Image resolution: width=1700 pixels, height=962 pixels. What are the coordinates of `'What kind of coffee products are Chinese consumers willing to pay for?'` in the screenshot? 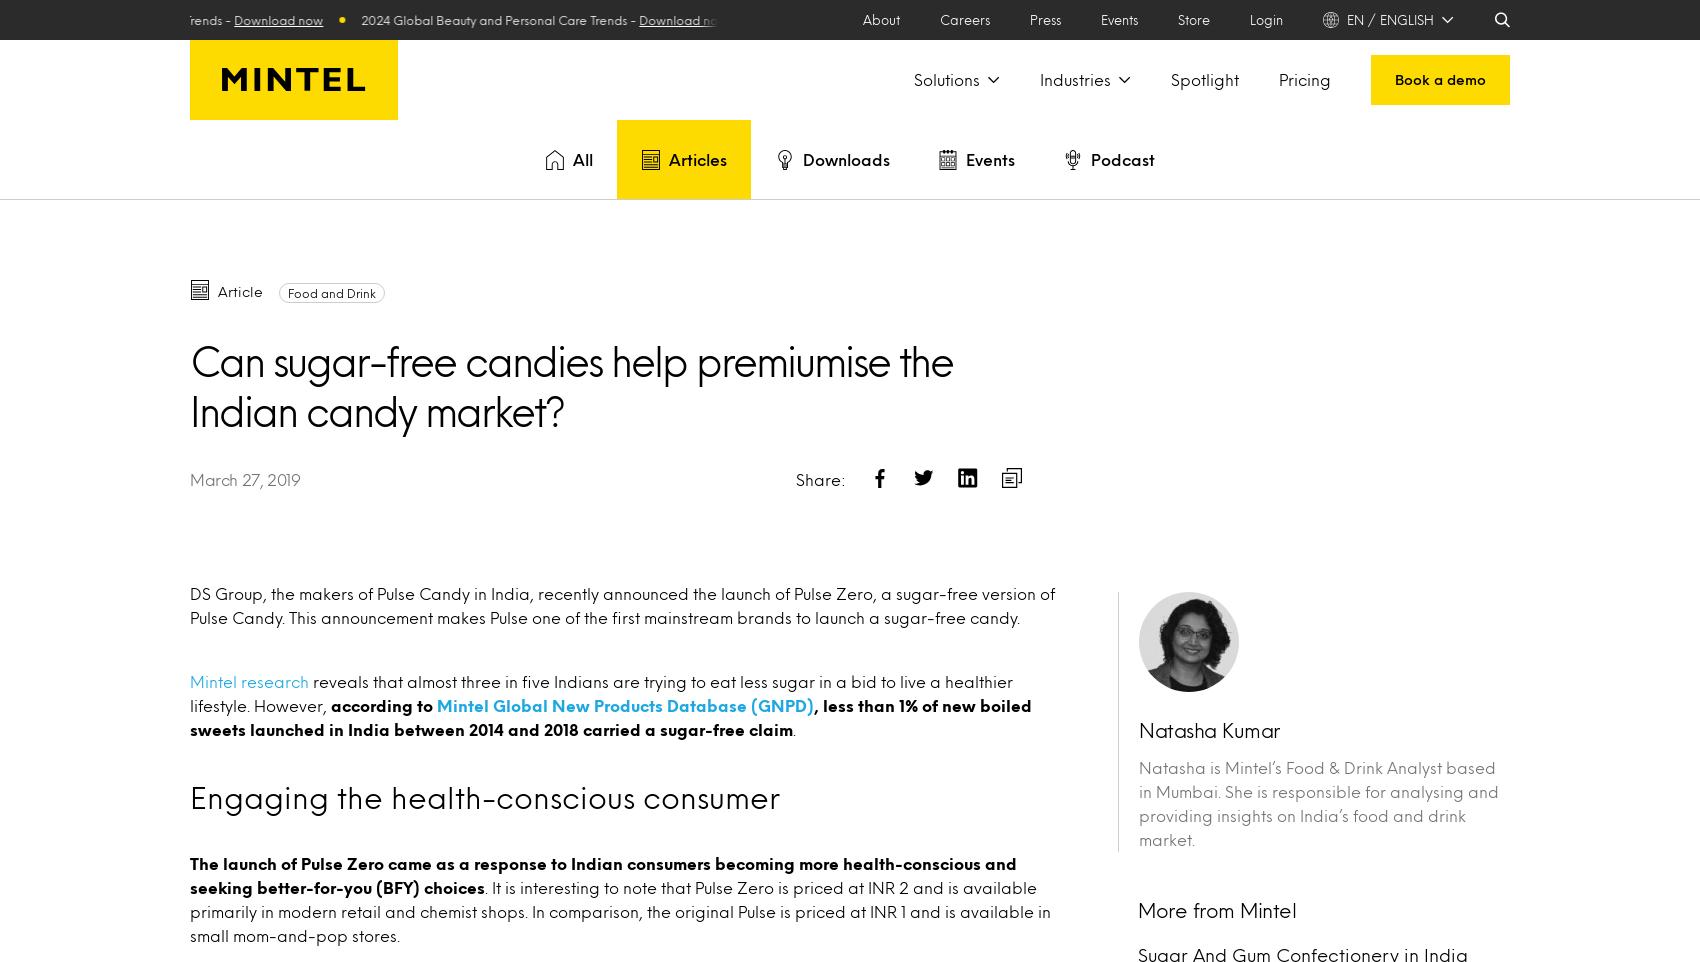 It's located at (391, 380).